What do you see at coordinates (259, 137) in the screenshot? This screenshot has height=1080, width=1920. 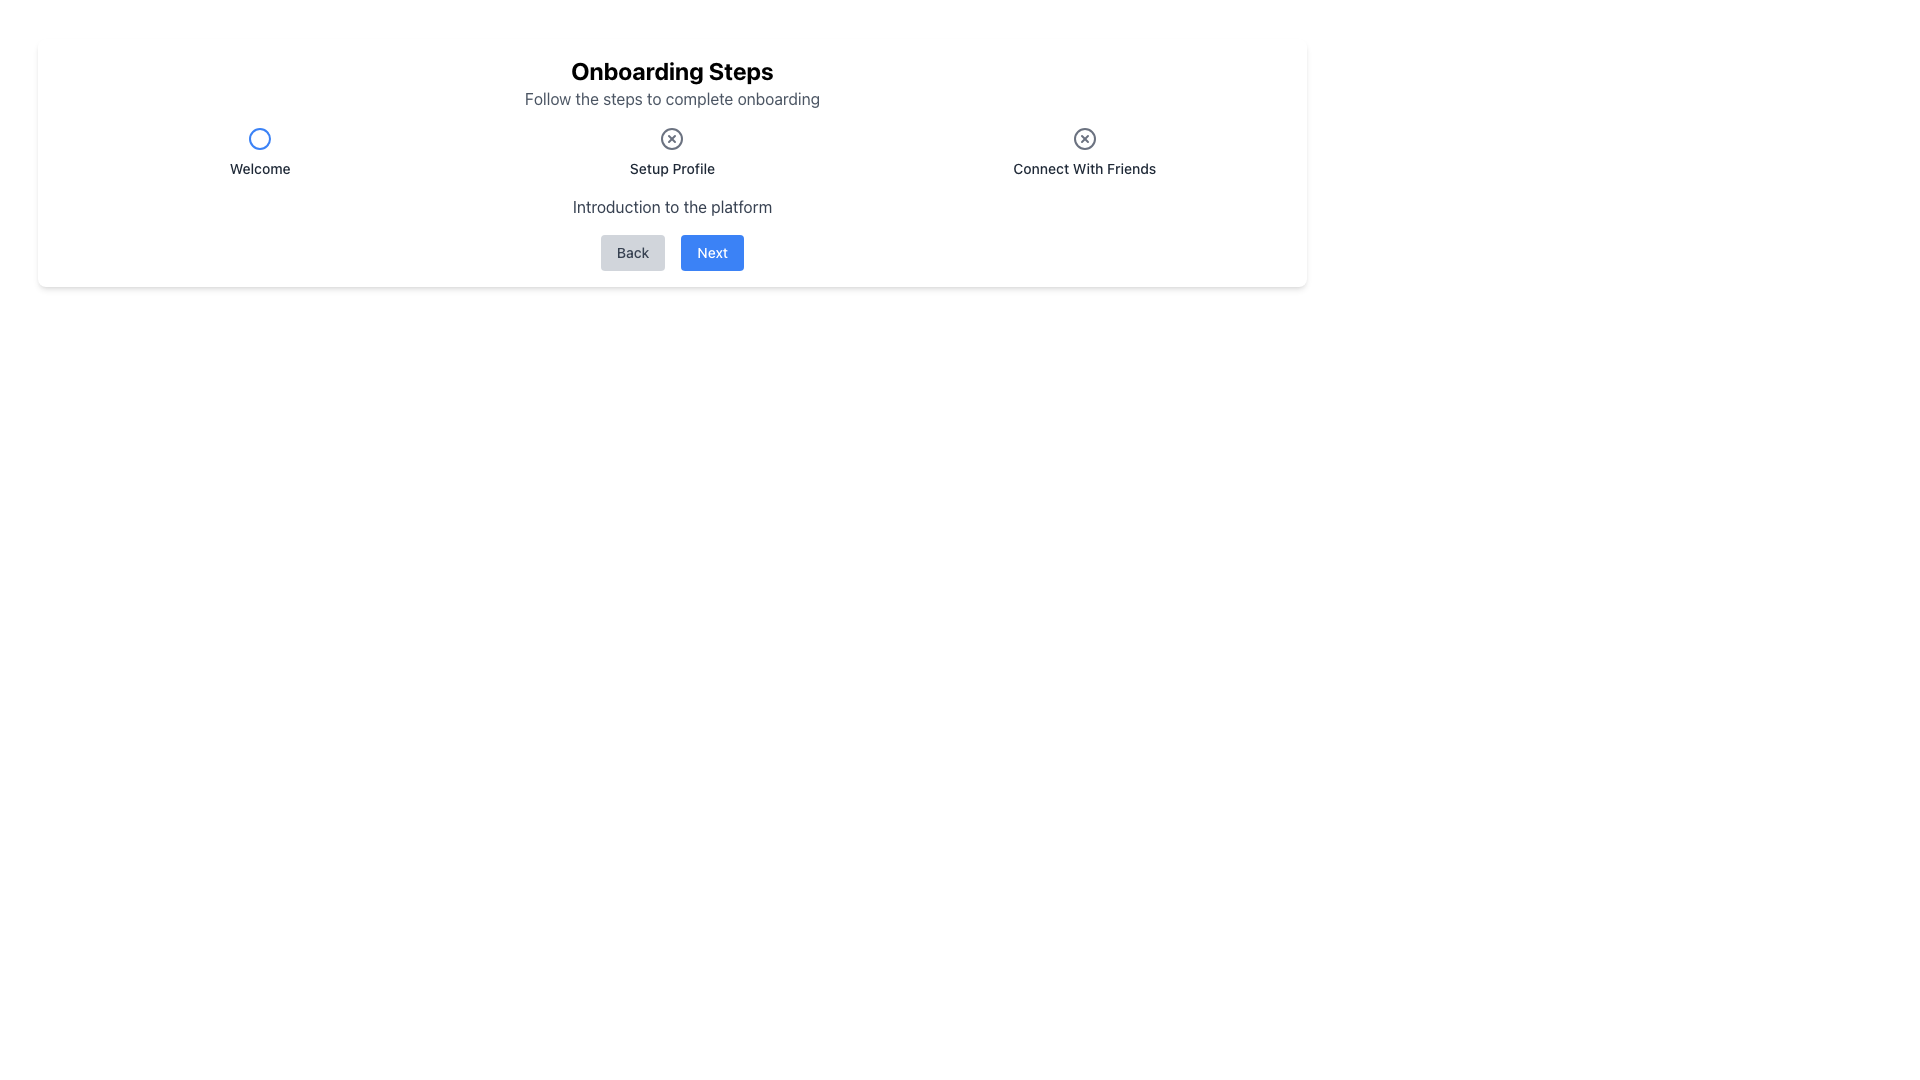 I see `the inner SVG Circle of the 'Welcome' onboarding step icon, which is located in the leftmost segment of the onboarding section` at bounding box center [259, 137].